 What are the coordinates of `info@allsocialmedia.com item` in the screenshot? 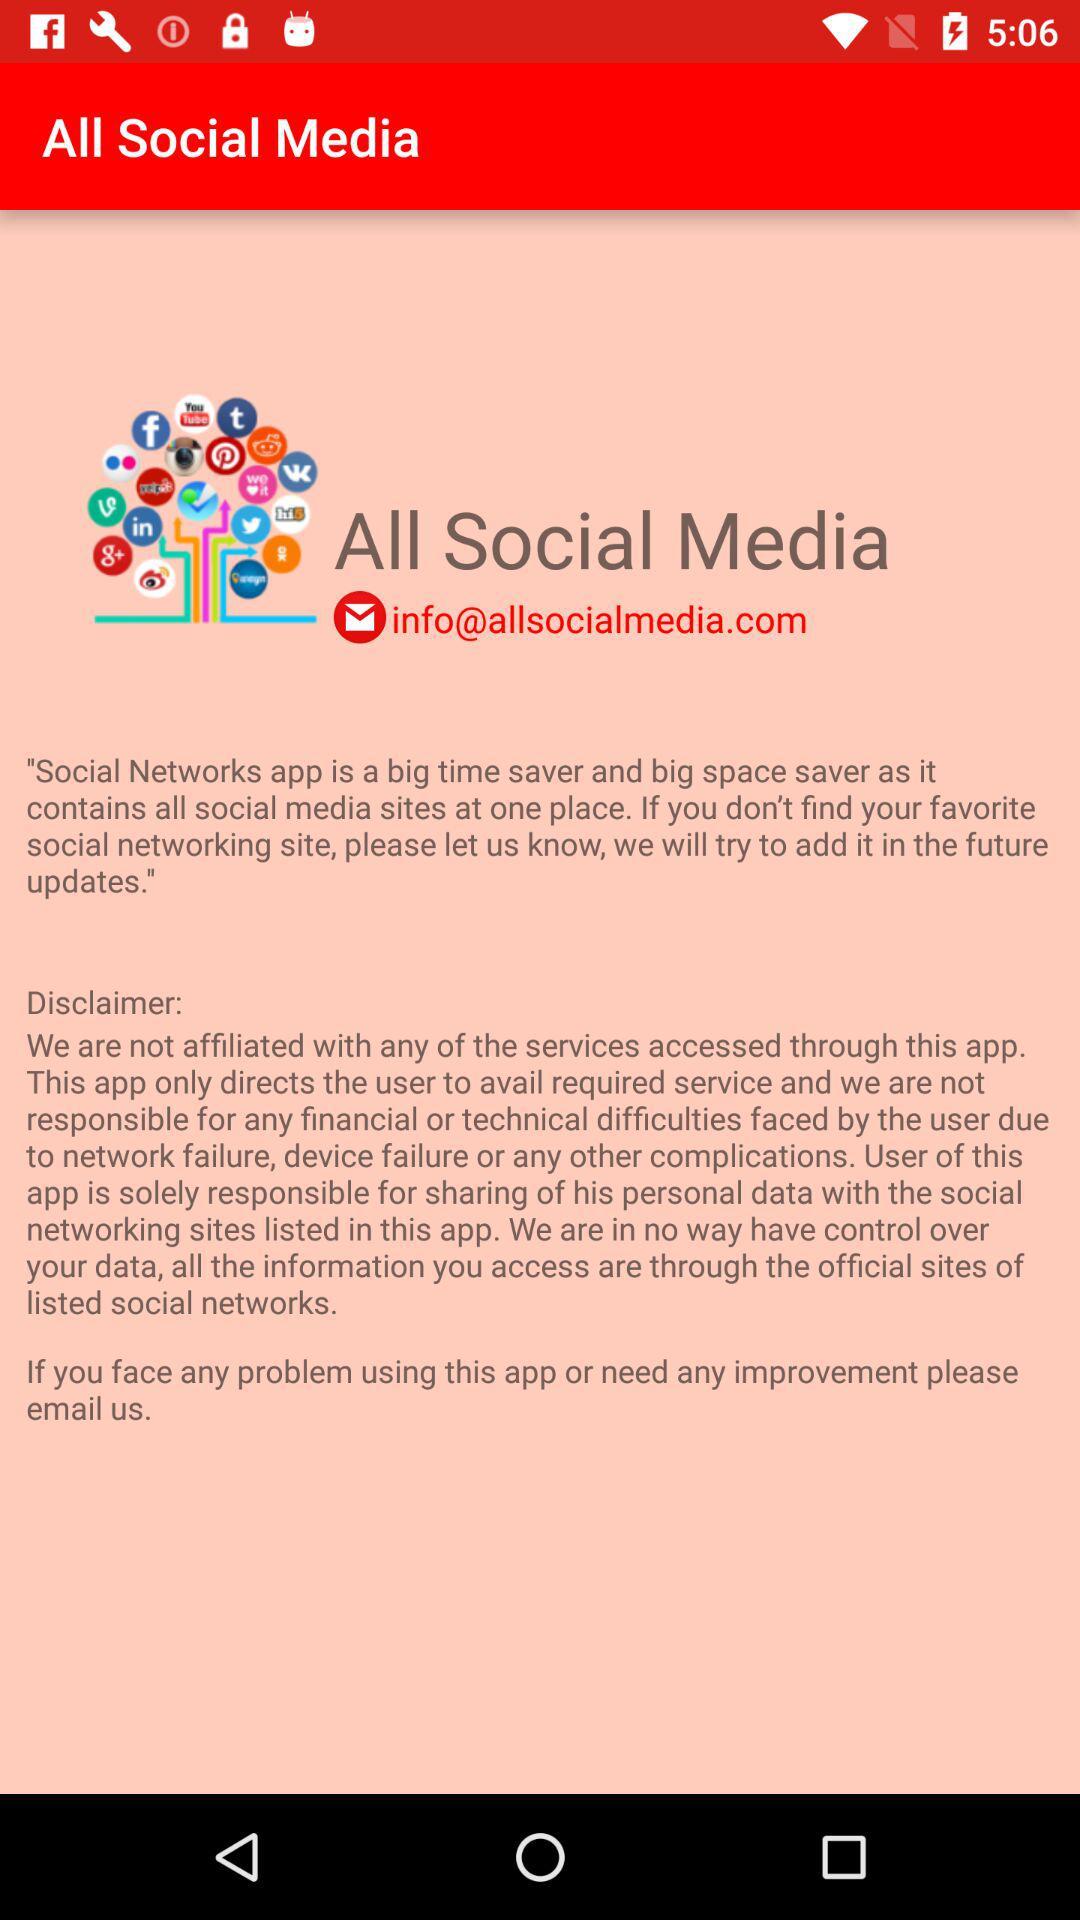 It's located at (598, 617).